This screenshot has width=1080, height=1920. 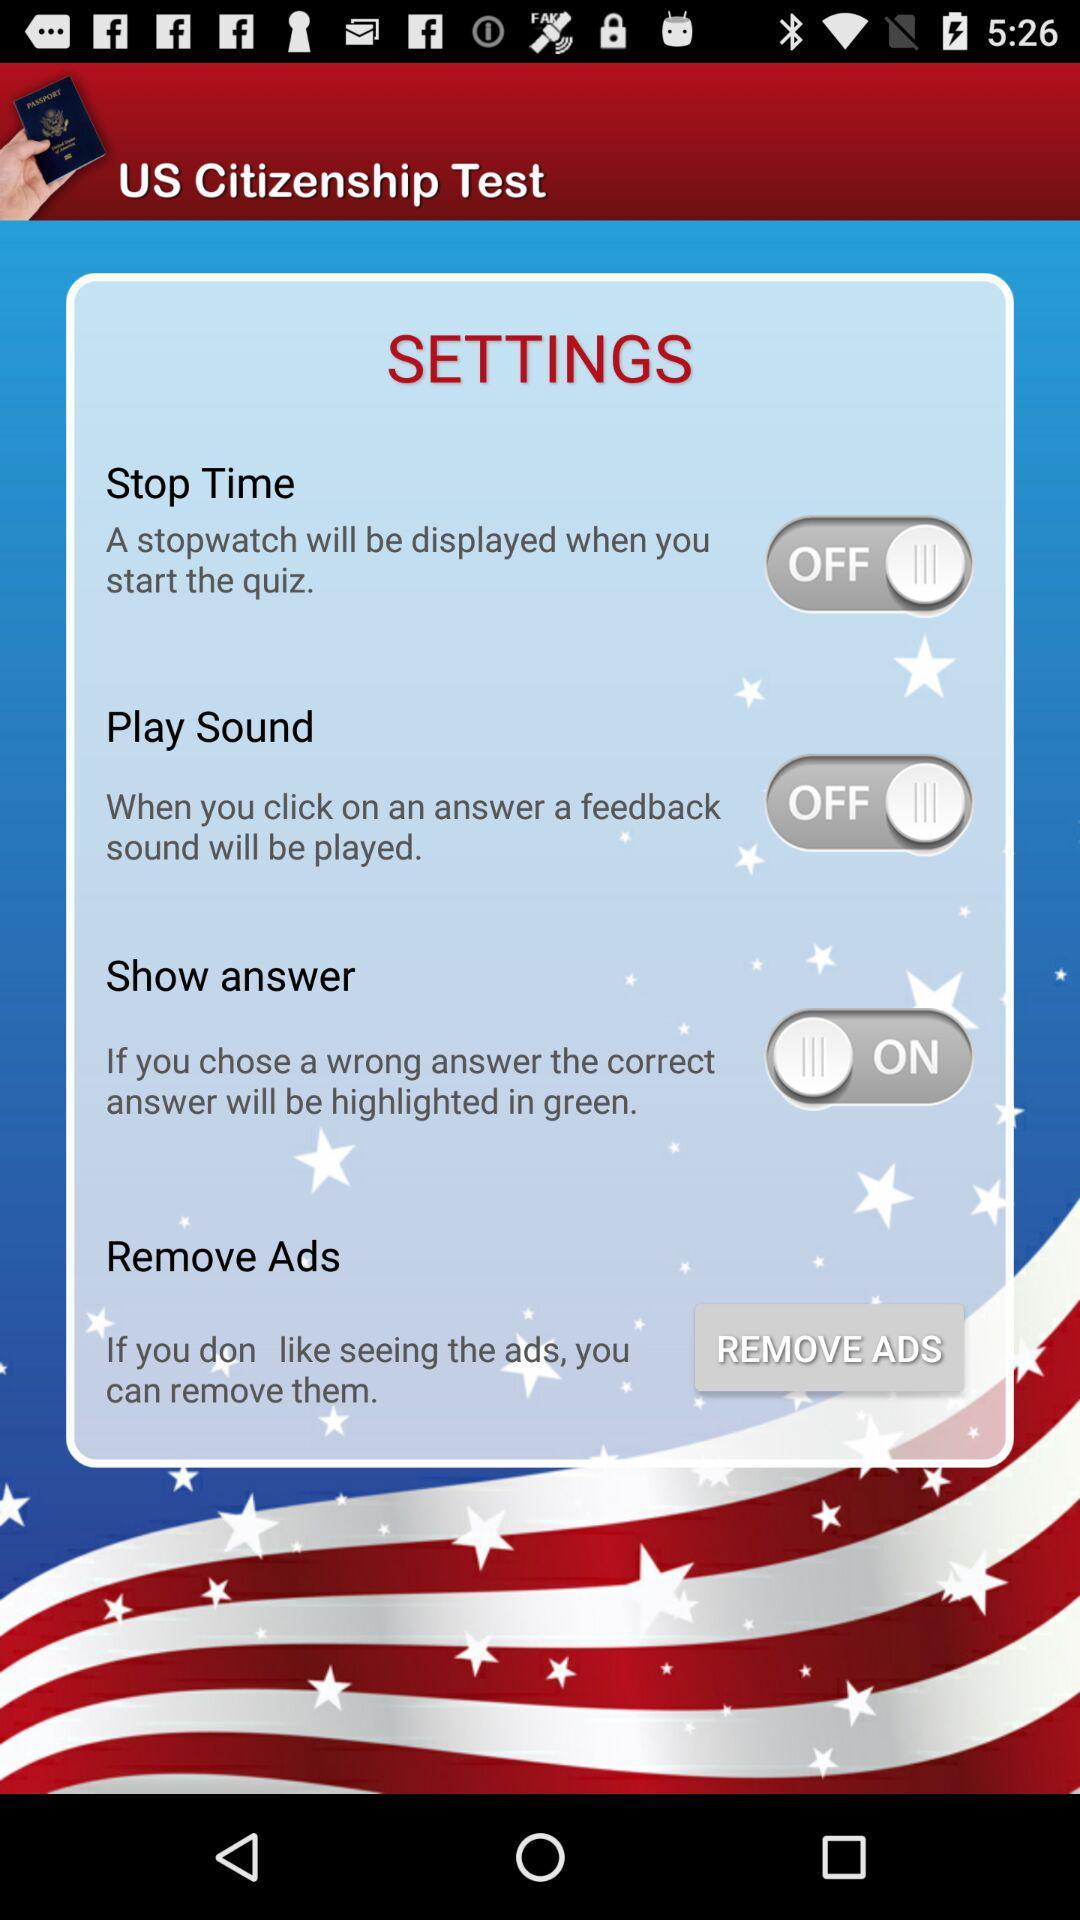 What do you see at coordinates (868, 805) in the screenshot?
I see `turn on sound when answering feedback` at bounding box center [868, 805].